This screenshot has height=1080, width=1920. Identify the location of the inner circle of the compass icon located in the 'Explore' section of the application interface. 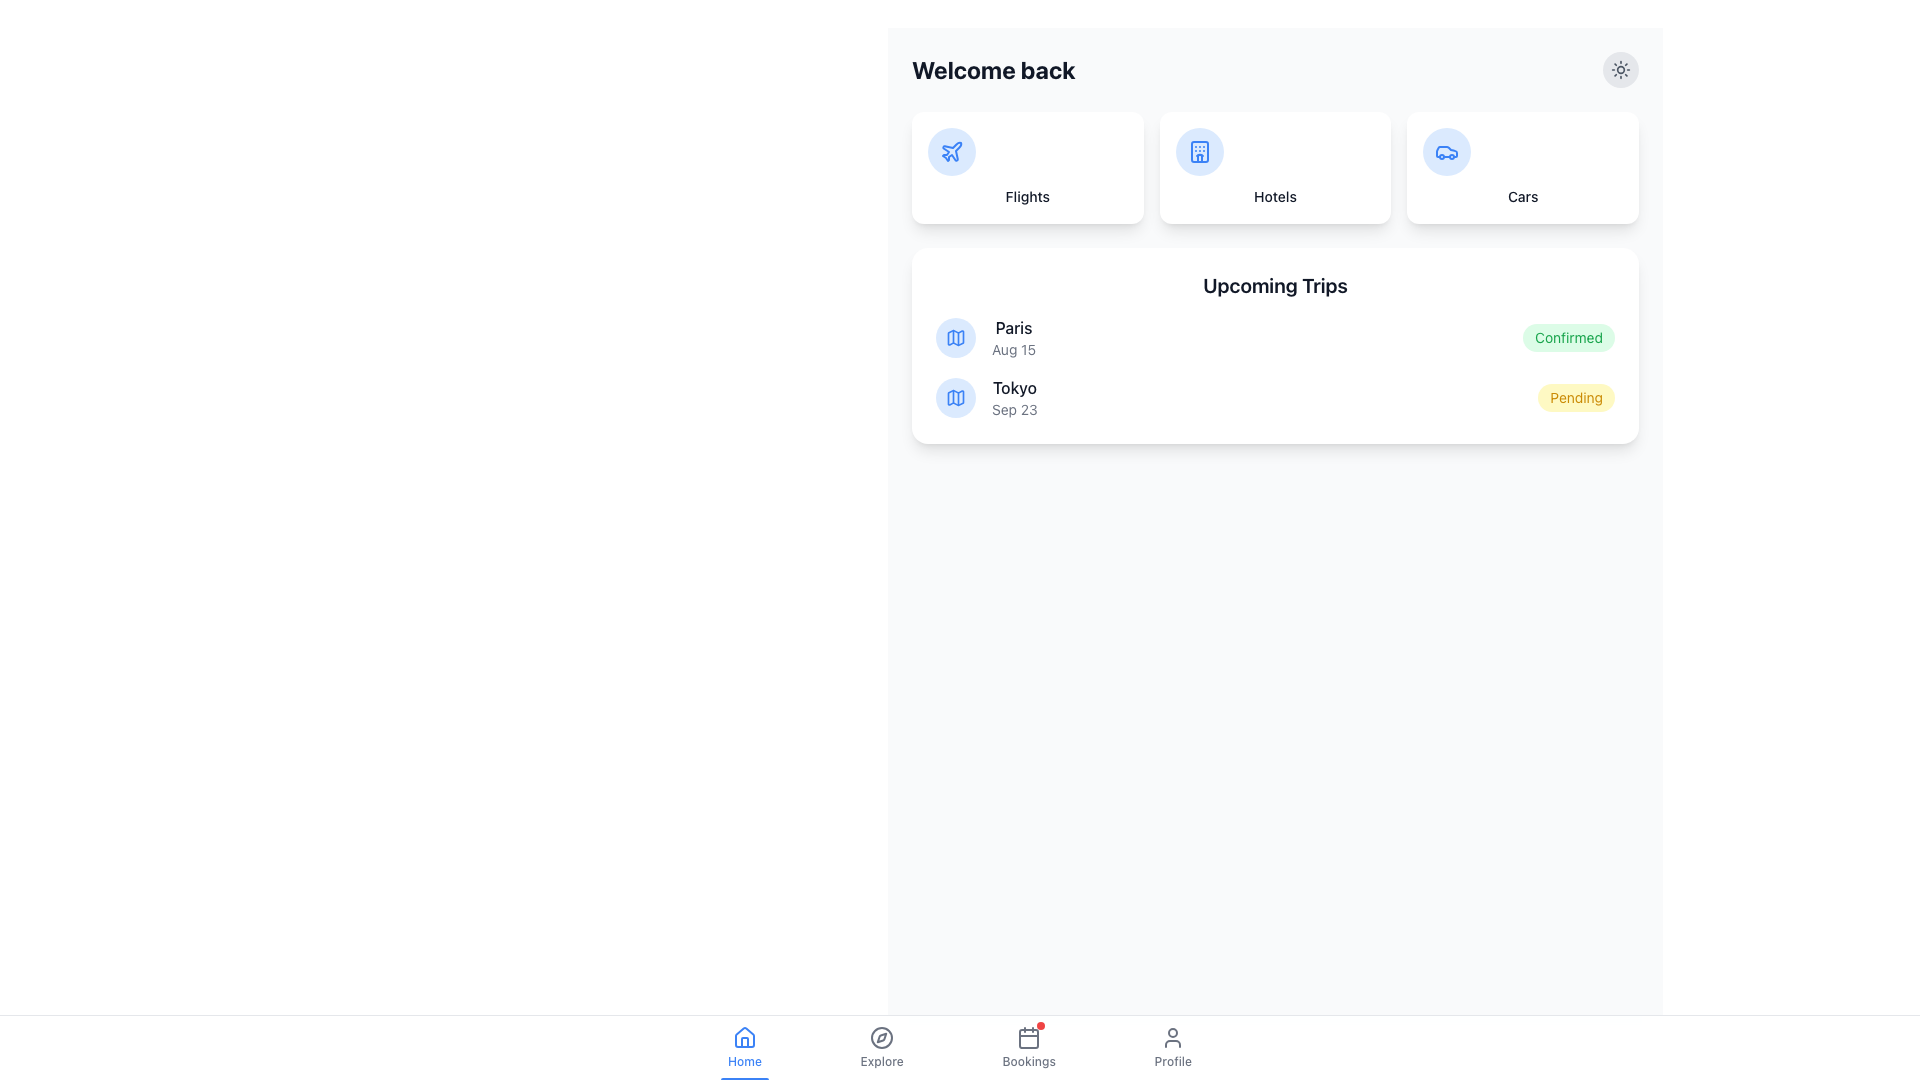
(881, 1036).